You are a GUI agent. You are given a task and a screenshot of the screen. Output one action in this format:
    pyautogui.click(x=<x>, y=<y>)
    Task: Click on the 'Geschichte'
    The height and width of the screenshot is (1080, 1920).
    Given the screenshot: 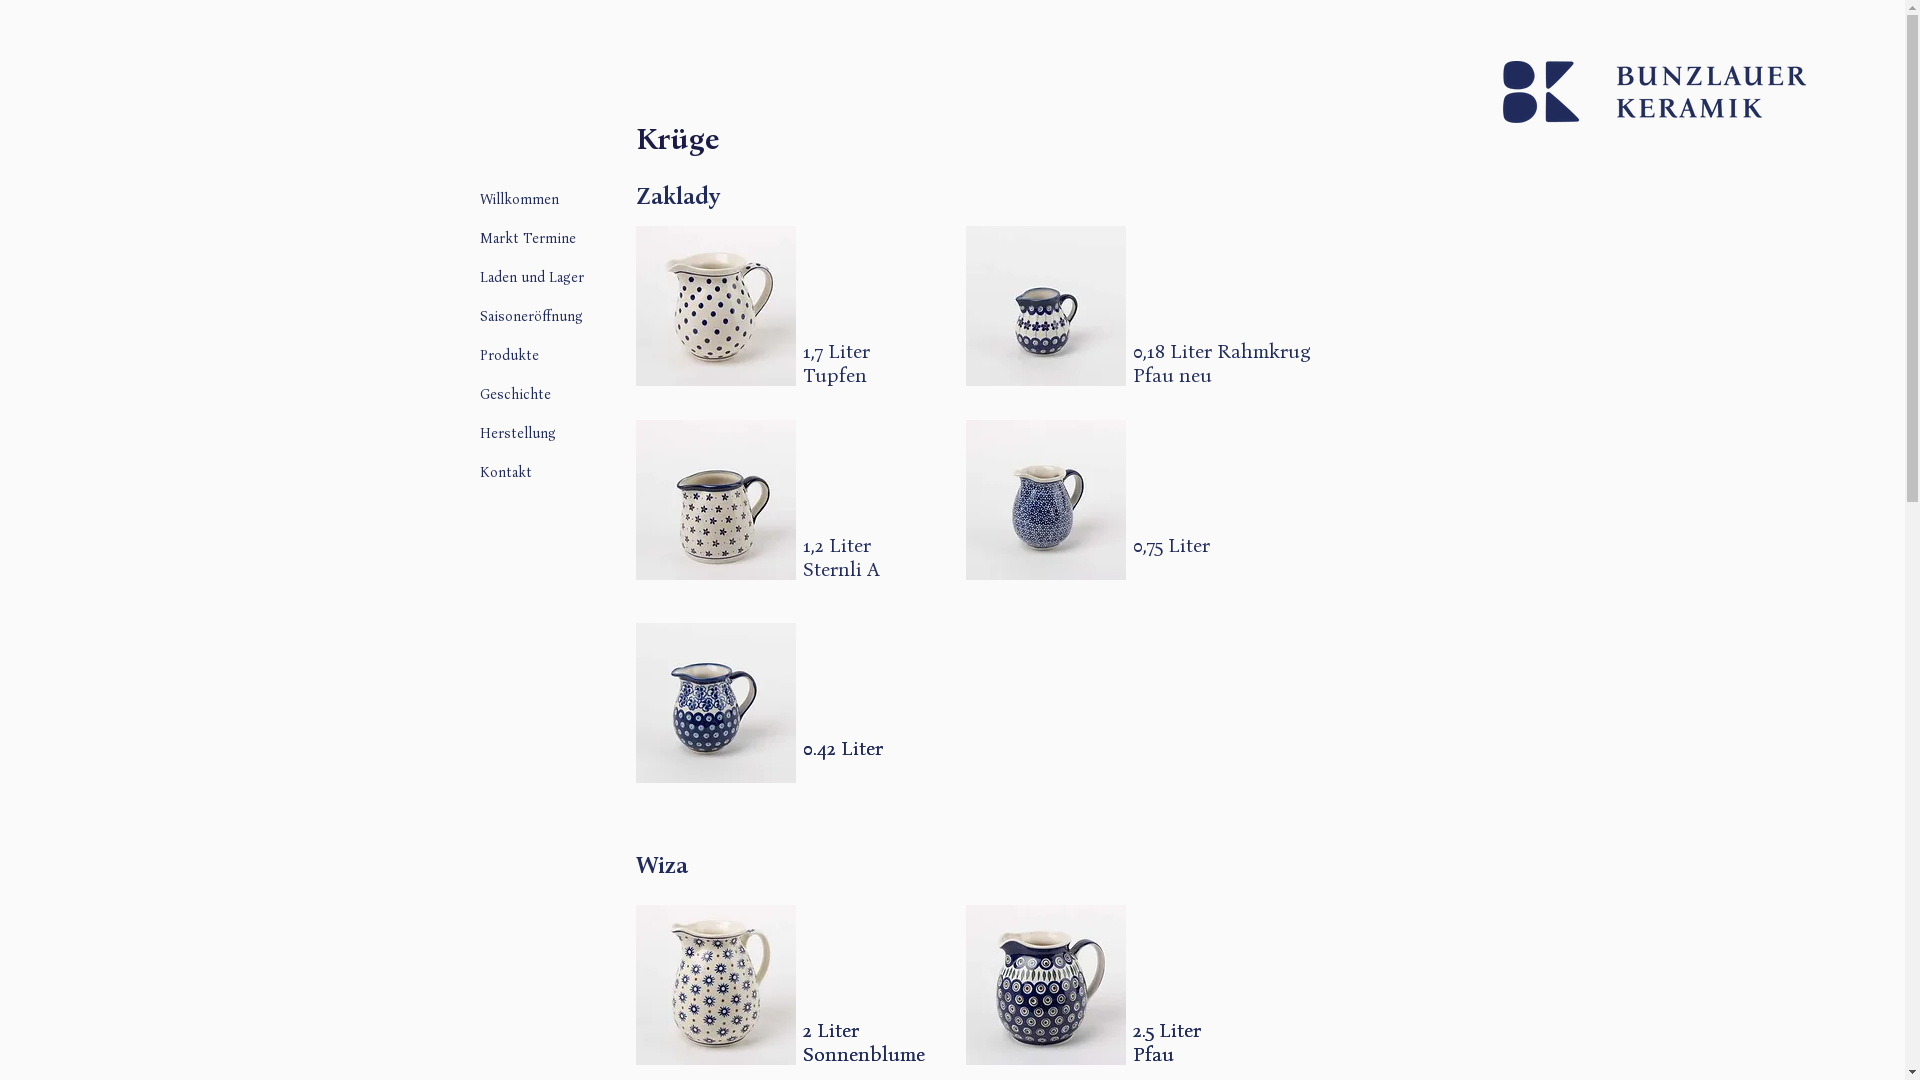 What is the action you would take?
    pyautogui.click(x=583, y=393)
    